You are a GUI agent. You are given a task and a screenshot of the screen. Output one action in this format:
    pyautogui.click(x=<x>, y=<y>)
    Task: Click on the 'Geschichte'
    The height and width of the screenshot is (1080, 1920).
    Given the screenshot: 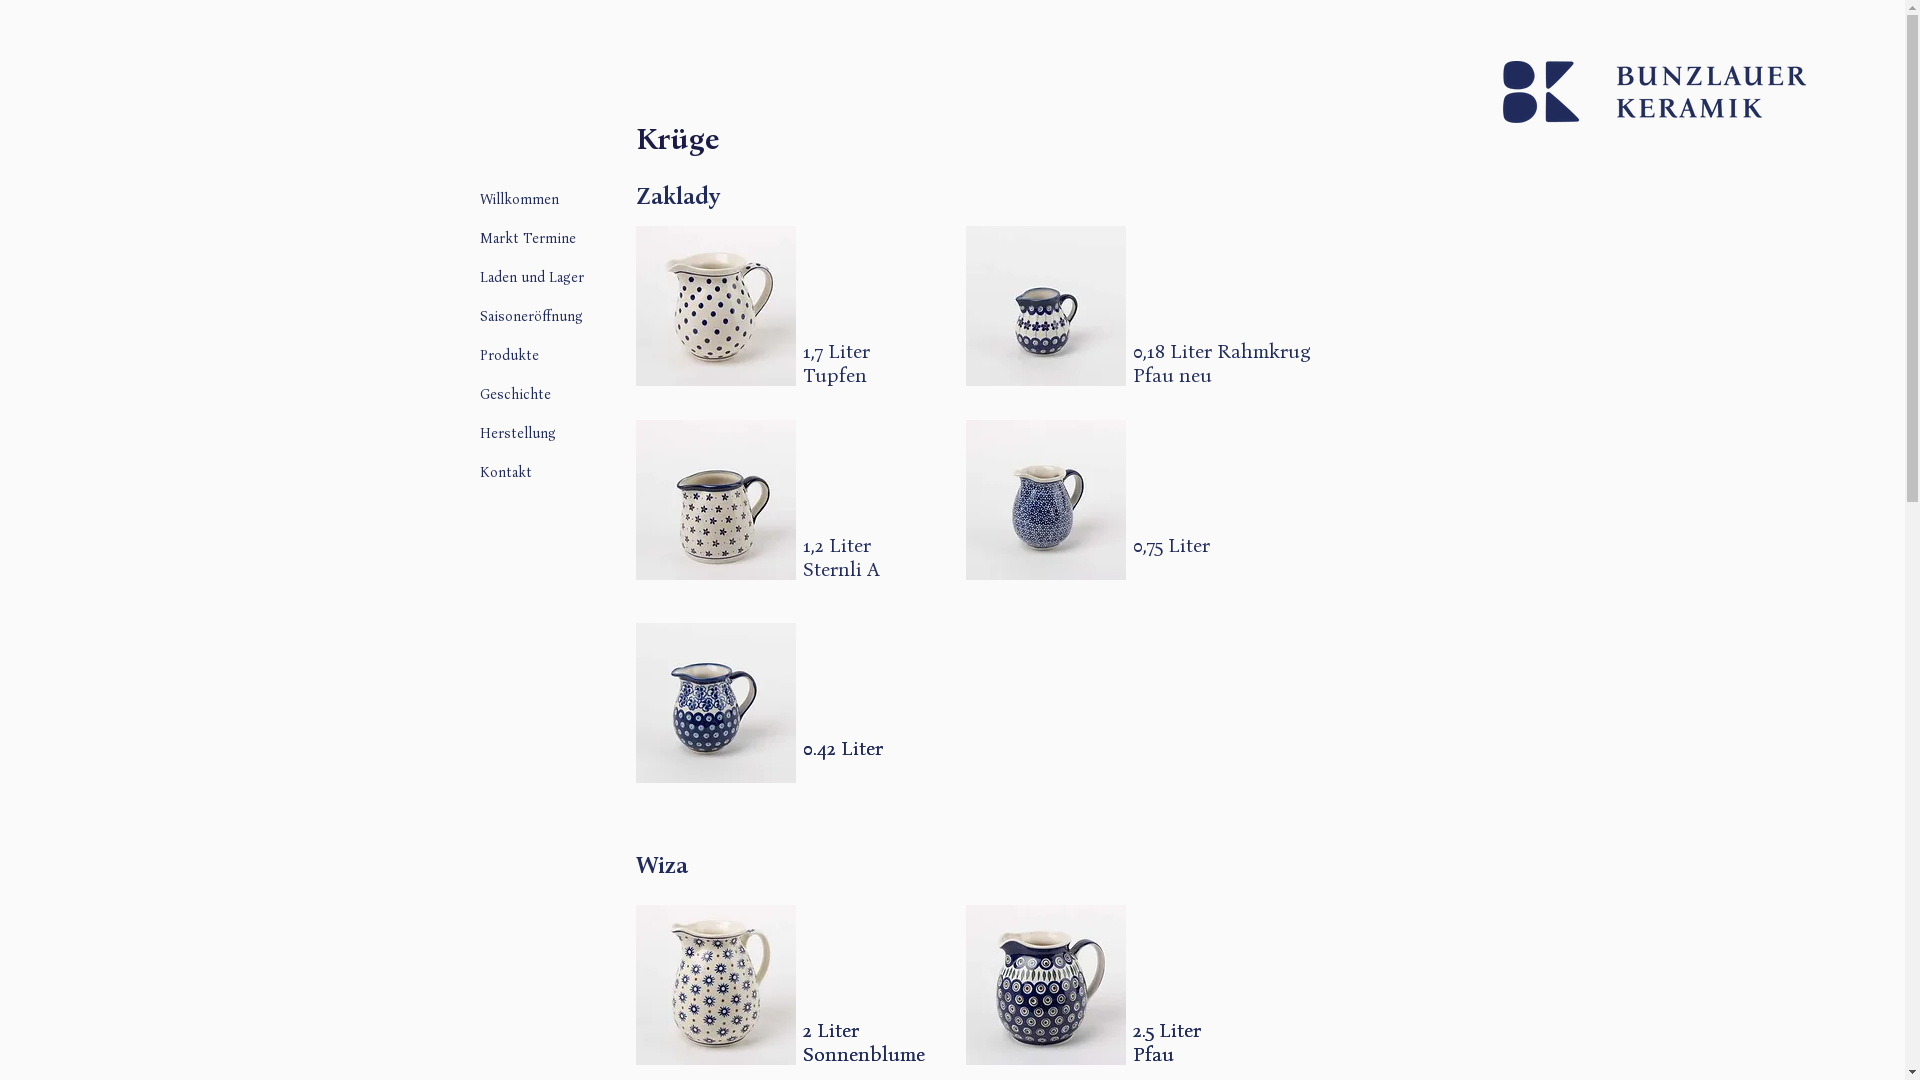 What is the action you would take?
    pyautogui.click(x=583, y=393)
    